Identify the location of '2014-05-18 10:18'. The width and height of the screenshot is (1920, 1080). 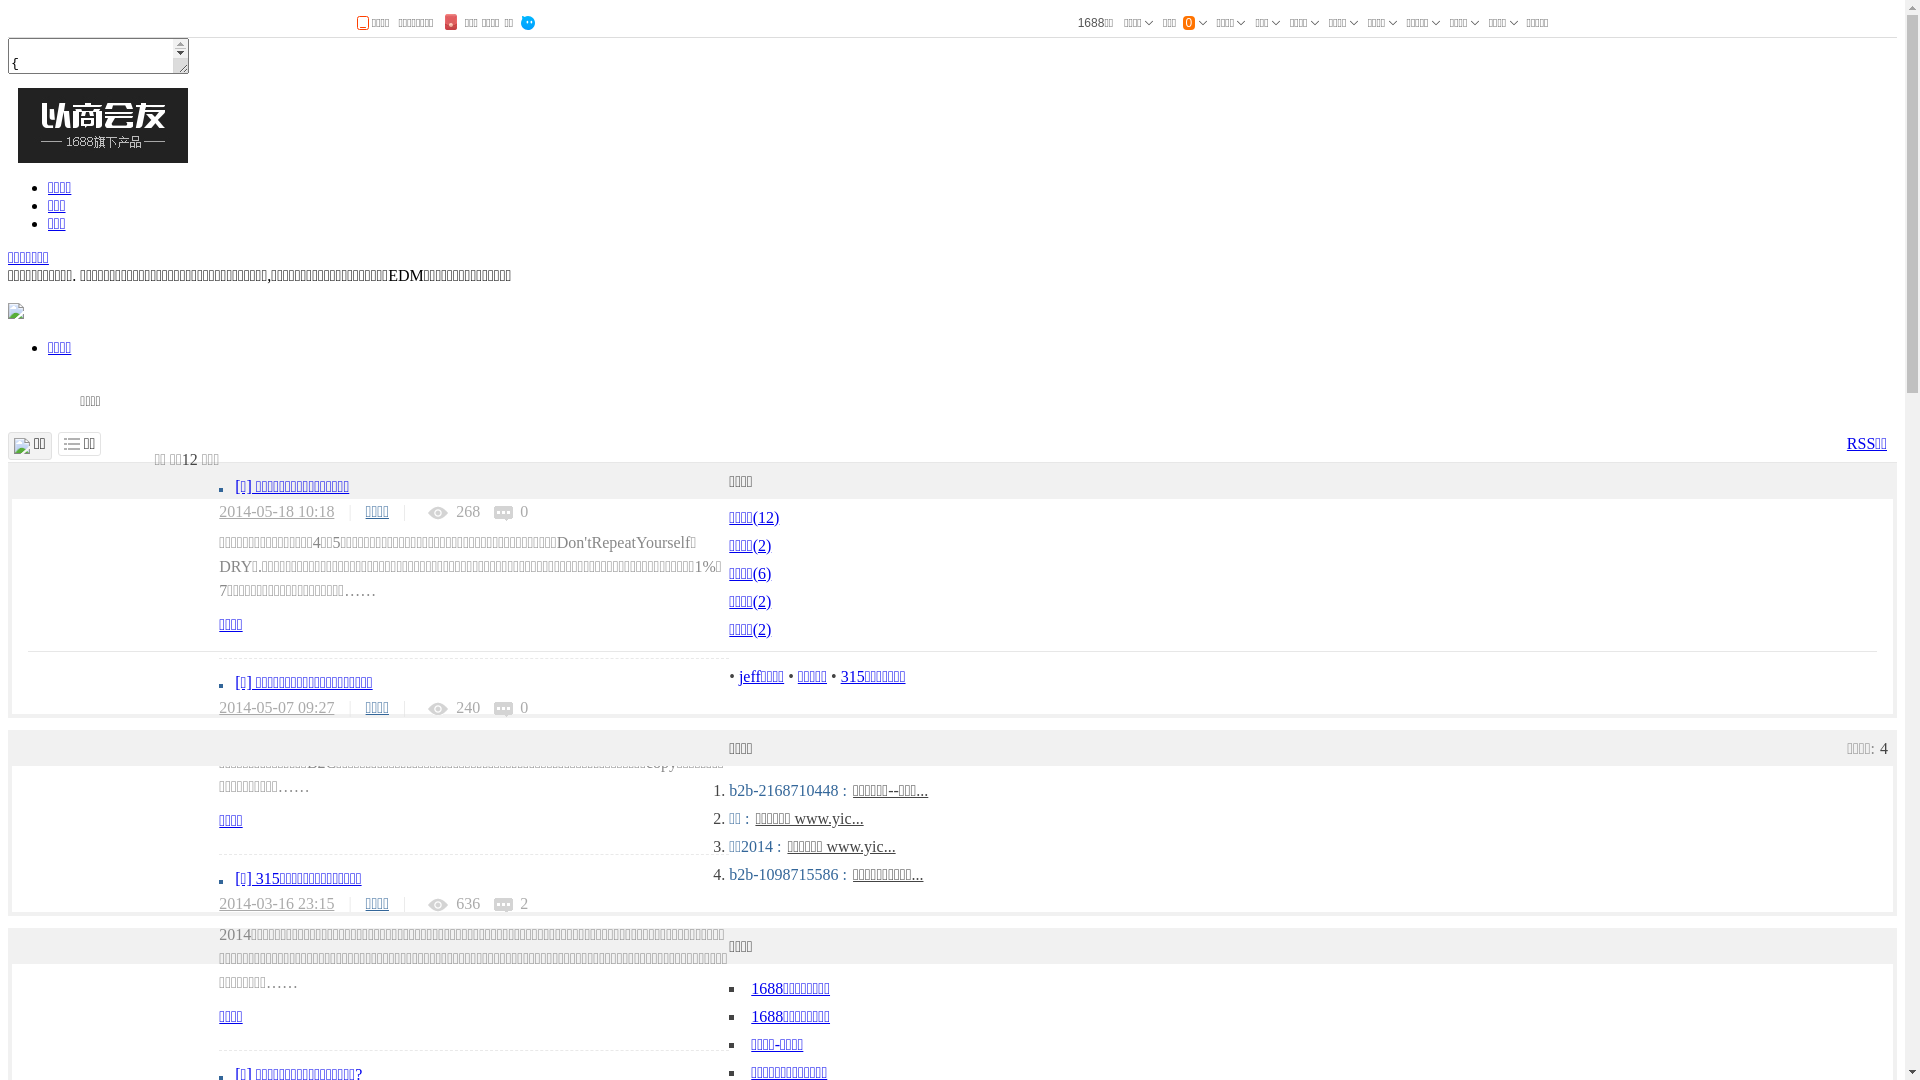
(275, 510).